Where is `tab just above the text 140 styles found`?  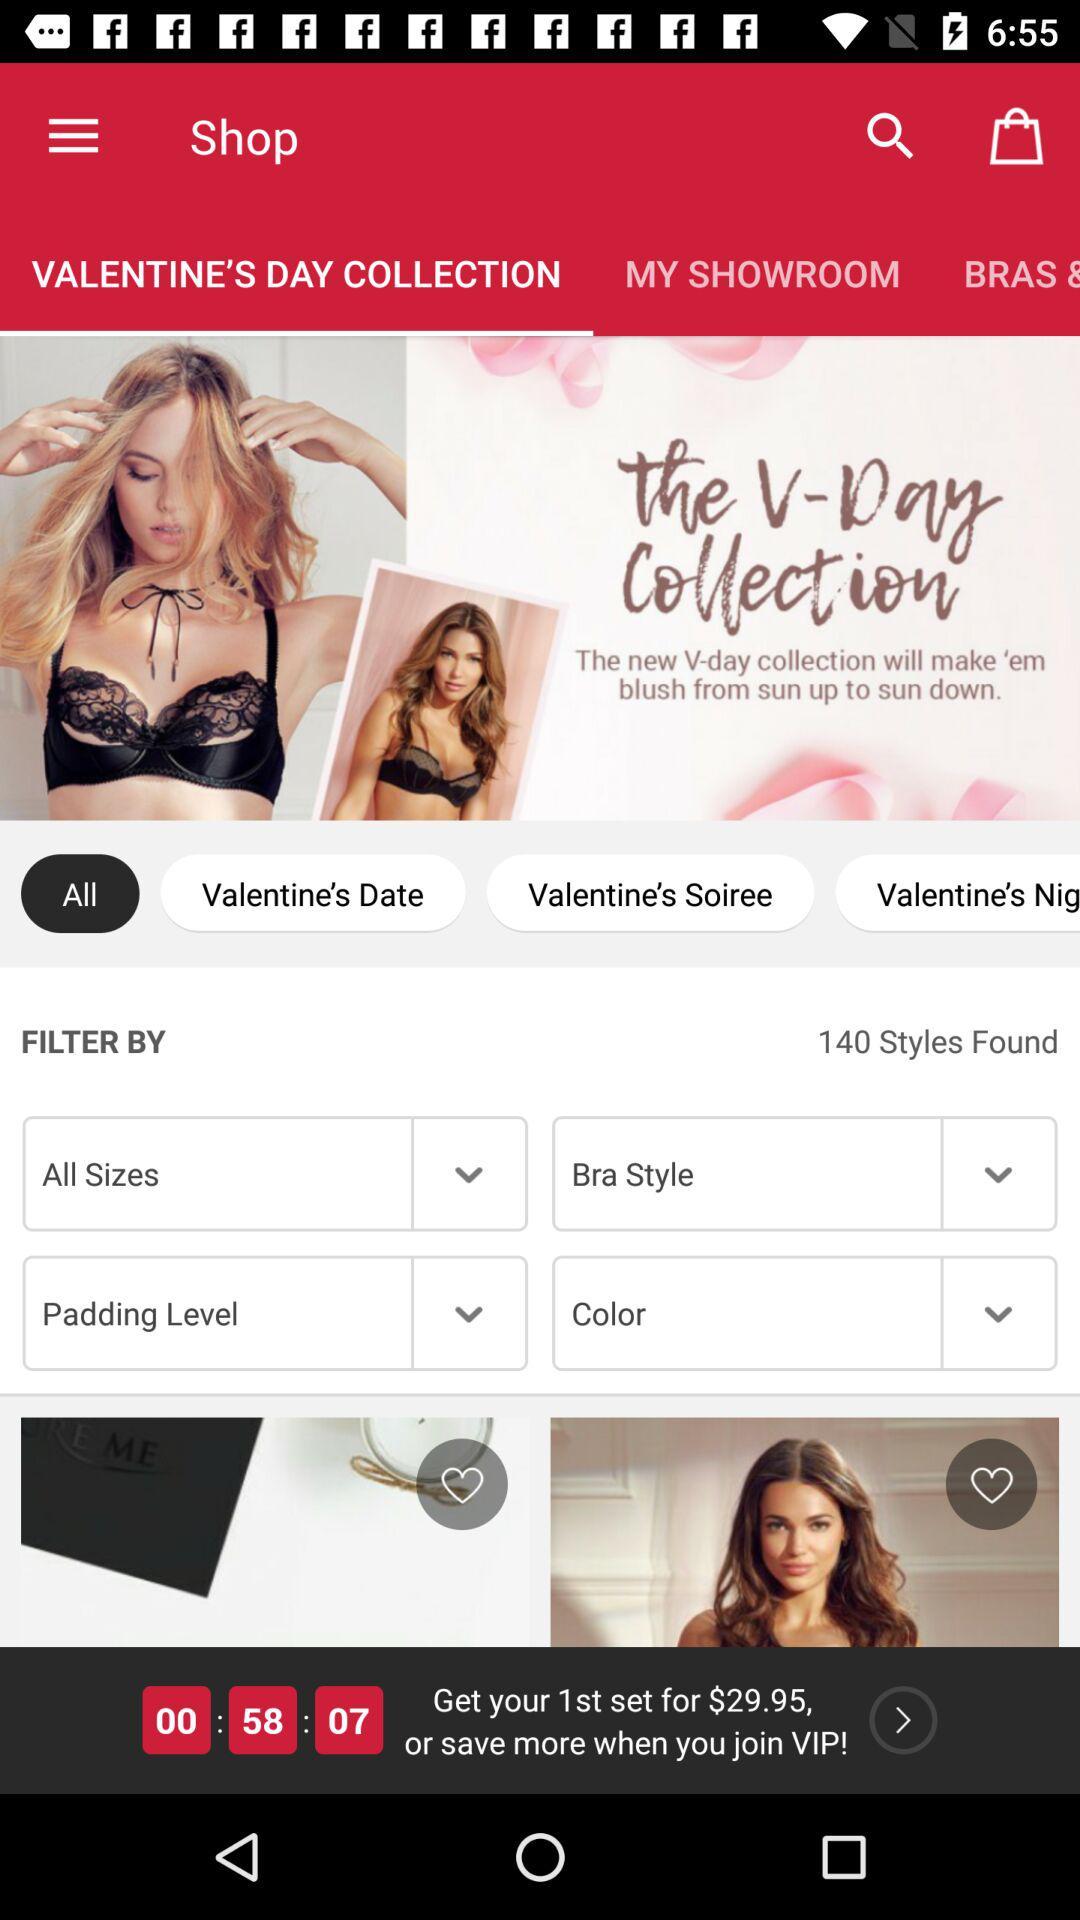 tab just above the text 140 styles found is located at coordinates (956, 892).